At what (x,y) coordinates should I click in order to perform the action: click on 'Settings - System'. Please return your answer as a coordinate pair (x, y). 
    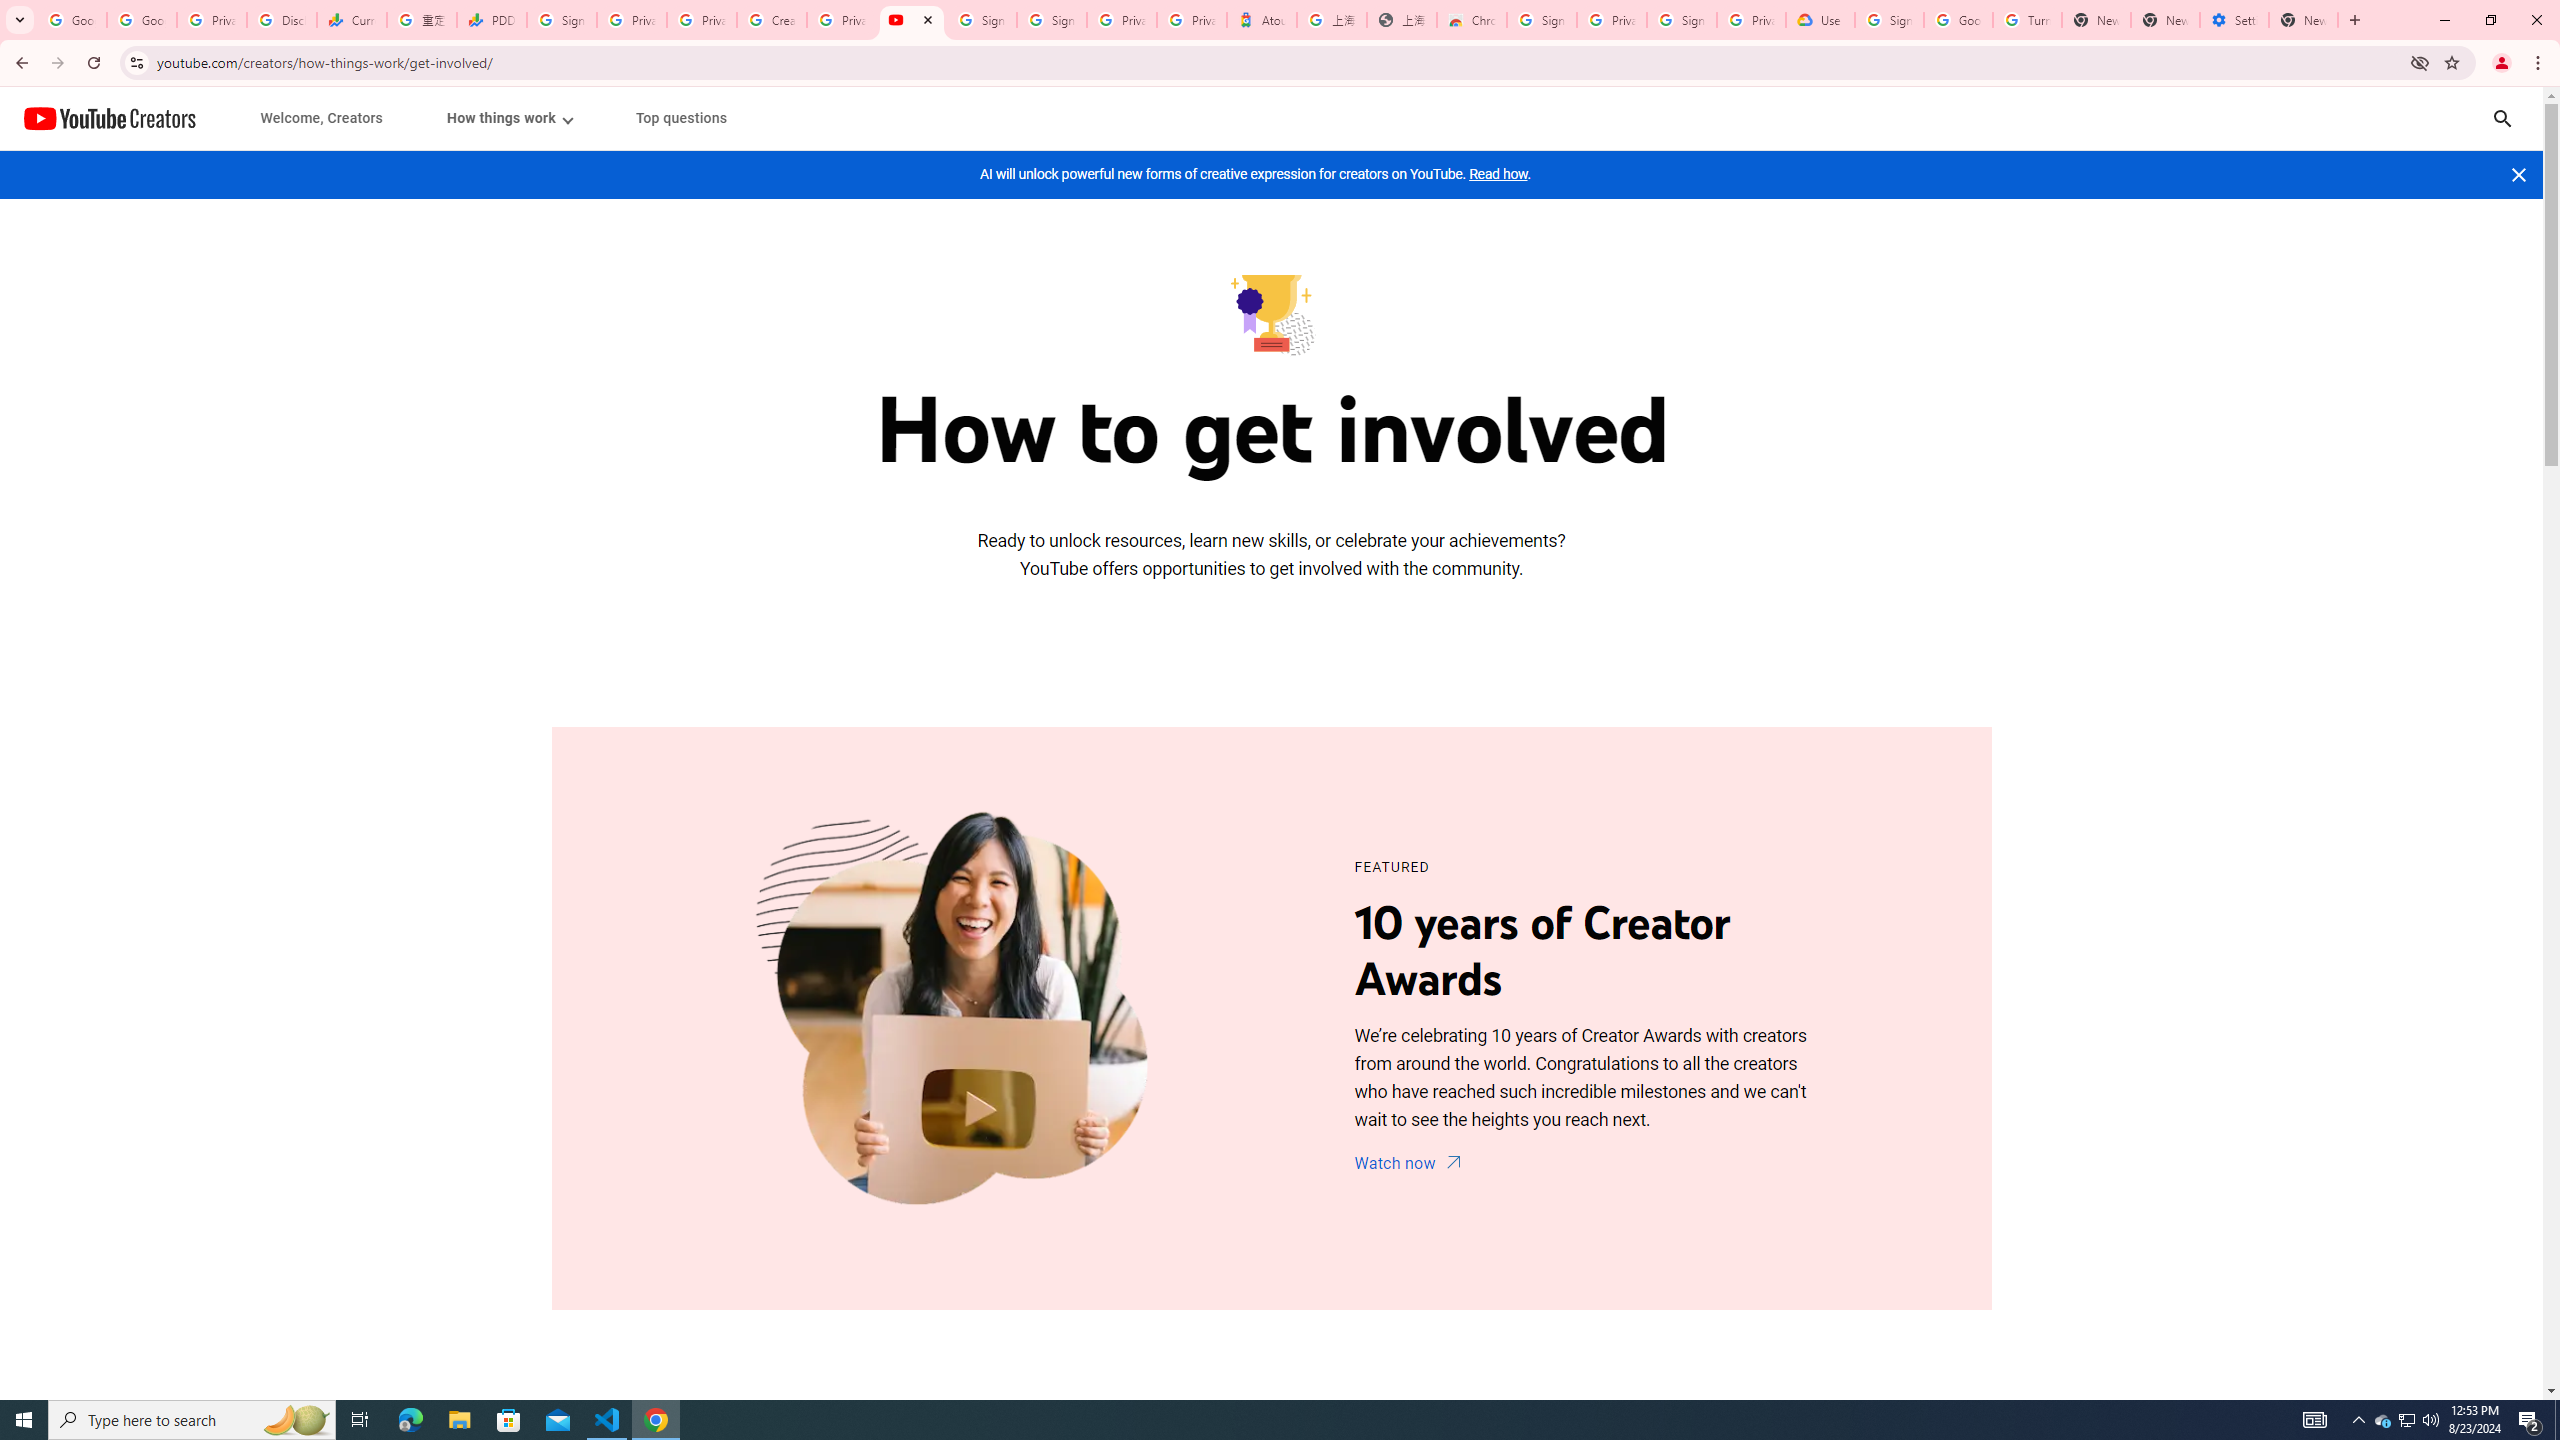
    Looking at the image, I should click on (2233, 19).